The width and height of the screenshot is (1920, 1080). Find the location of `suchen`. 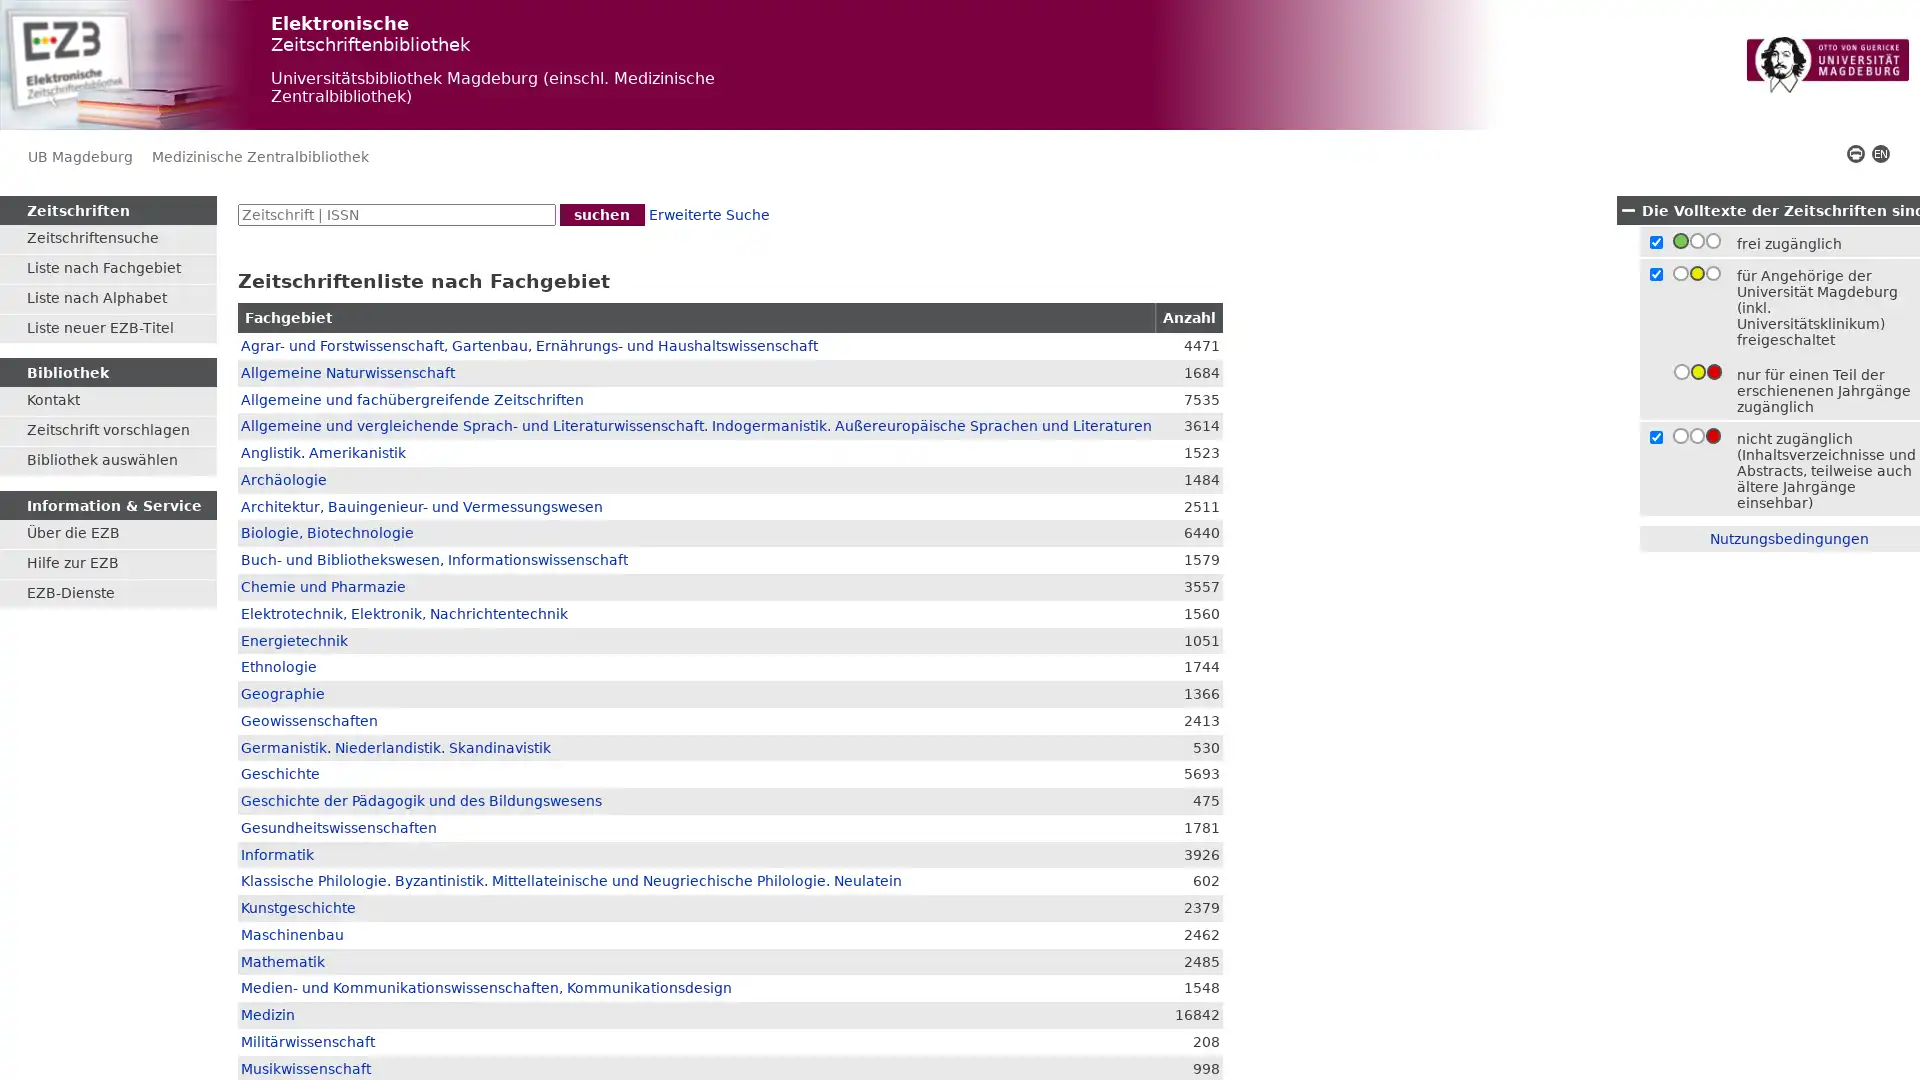

suchen is located at coordinates (600, 215).